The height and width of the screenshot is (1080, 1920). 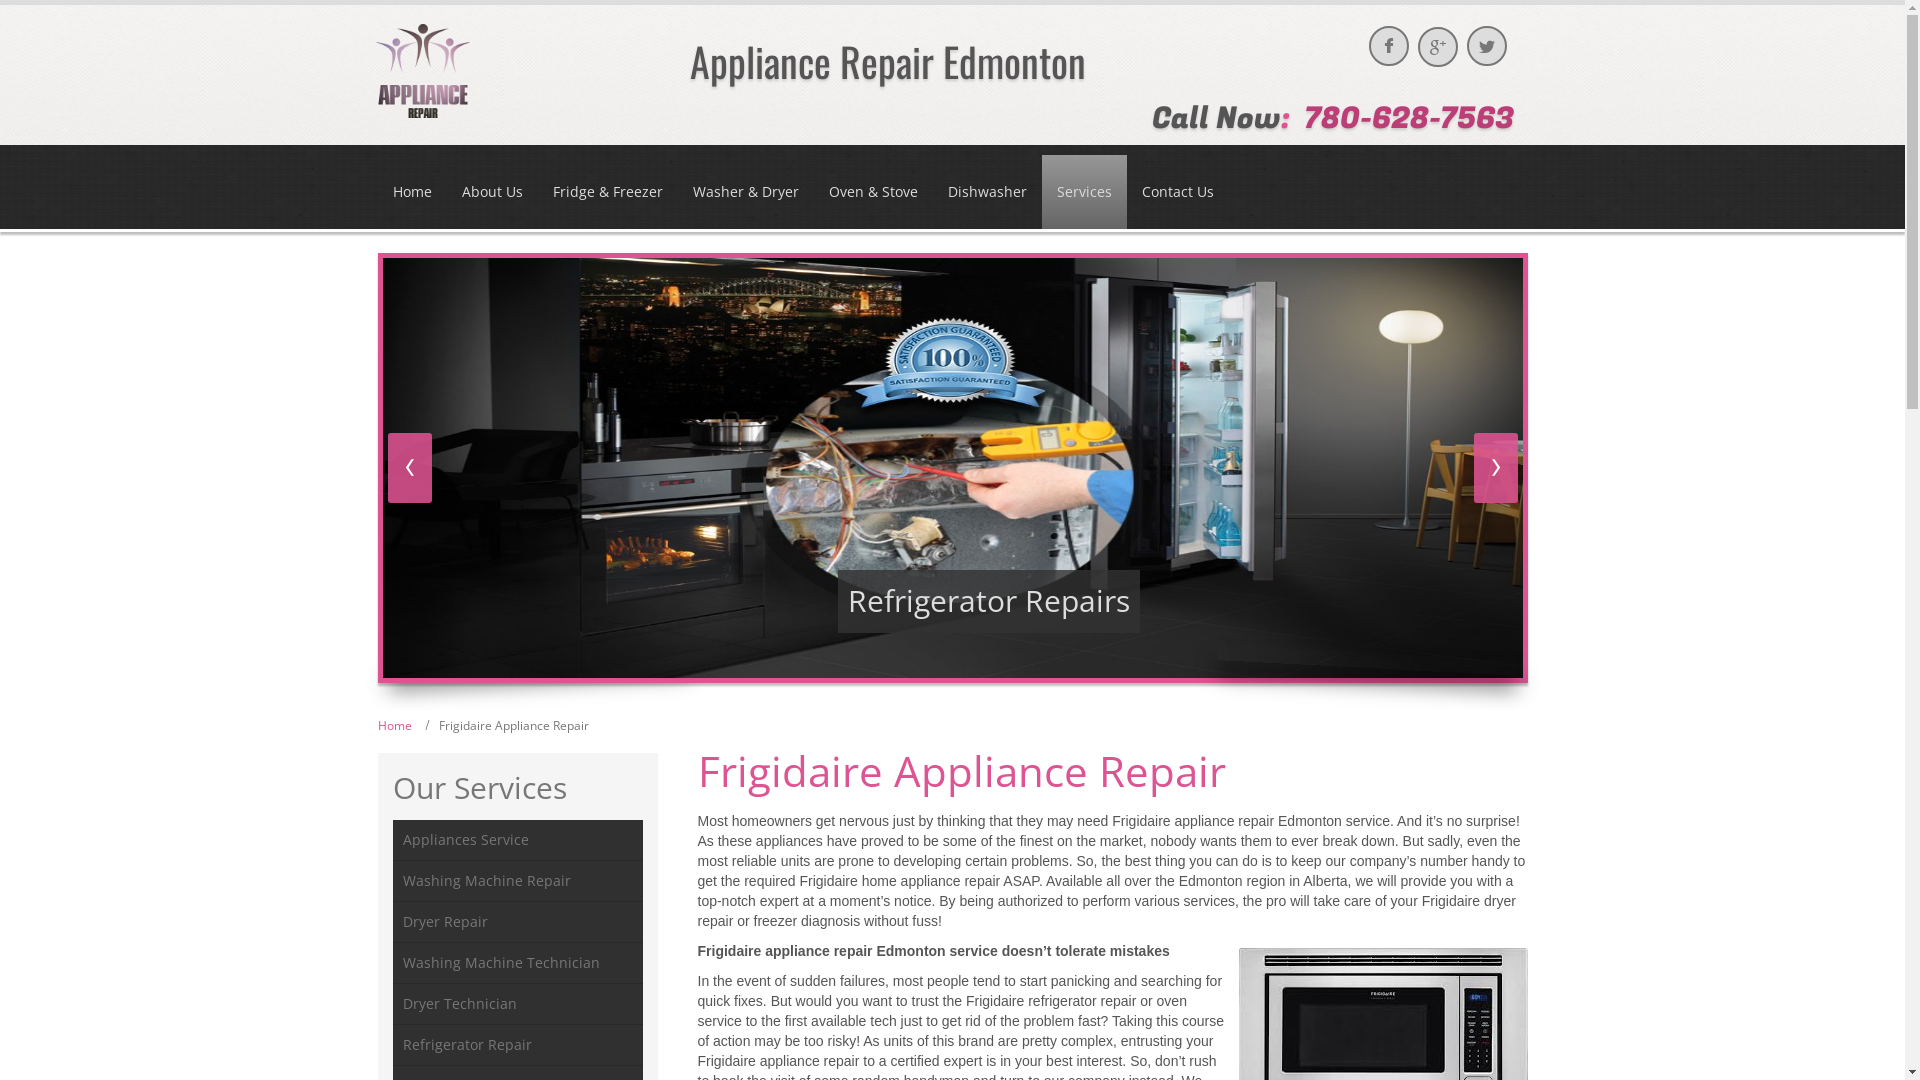 I want to click on 'Services', so click(x=1083, y=192).